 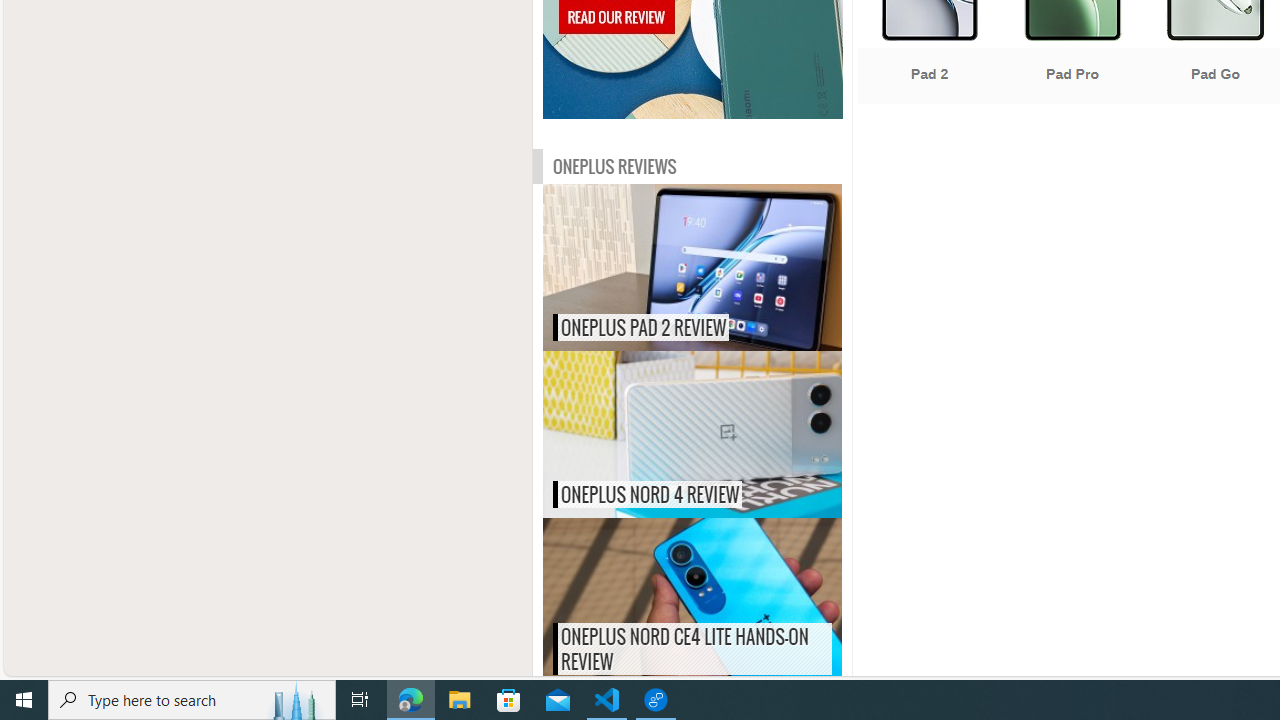 I want to click on 'OnePlus Nord CE4 Lite hands-on review', so click(x=733, y=600).